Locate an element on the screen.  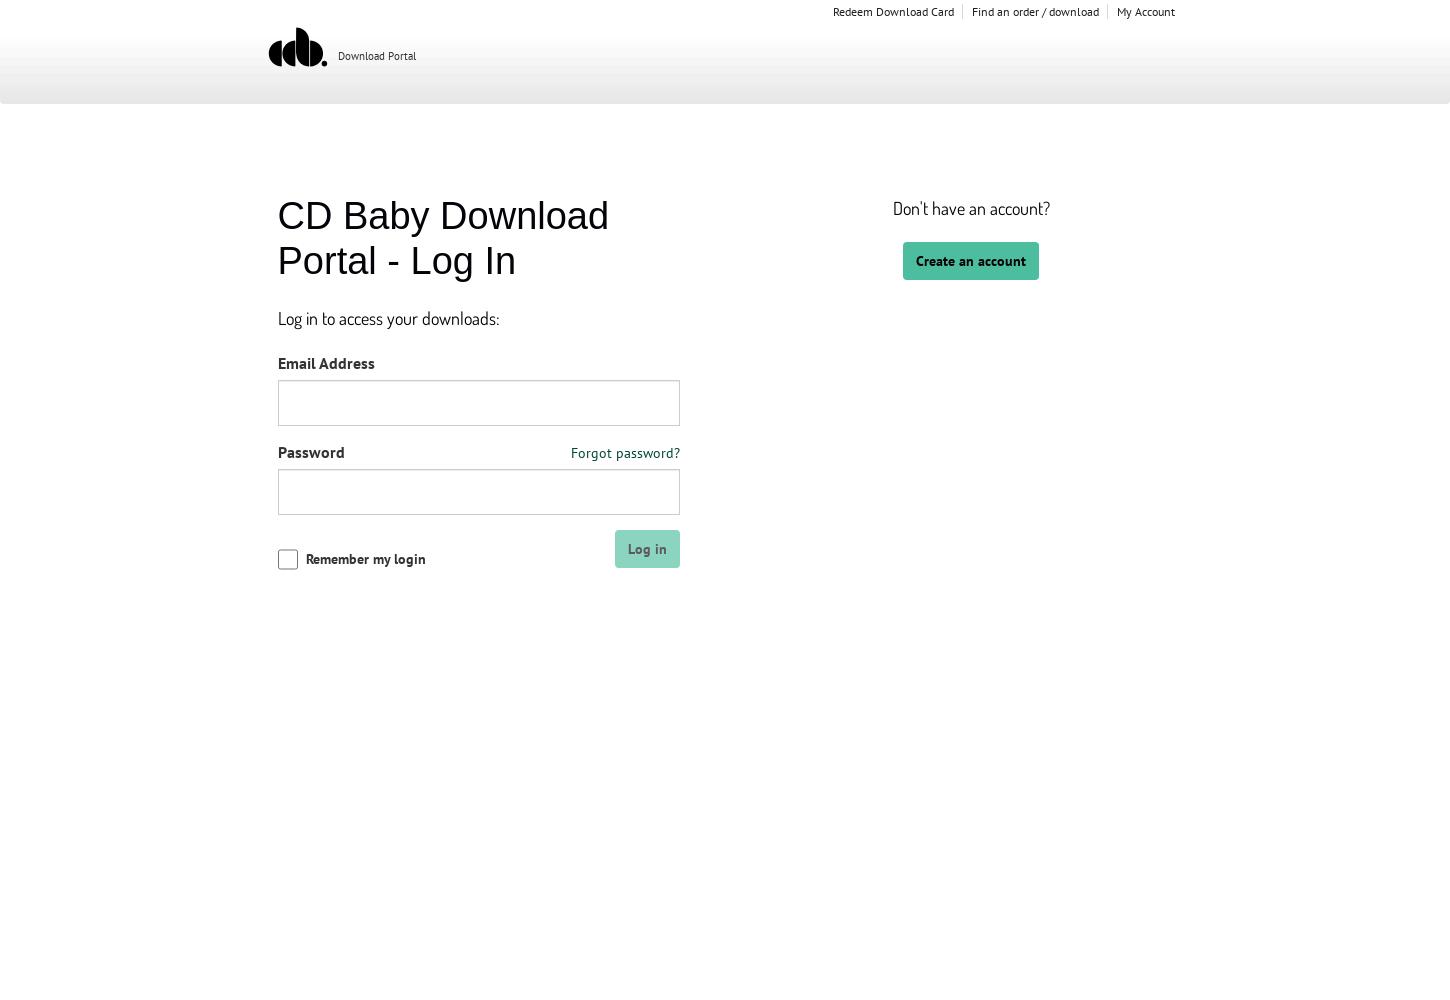
'Create an account' is located at coordinates (971, 261).